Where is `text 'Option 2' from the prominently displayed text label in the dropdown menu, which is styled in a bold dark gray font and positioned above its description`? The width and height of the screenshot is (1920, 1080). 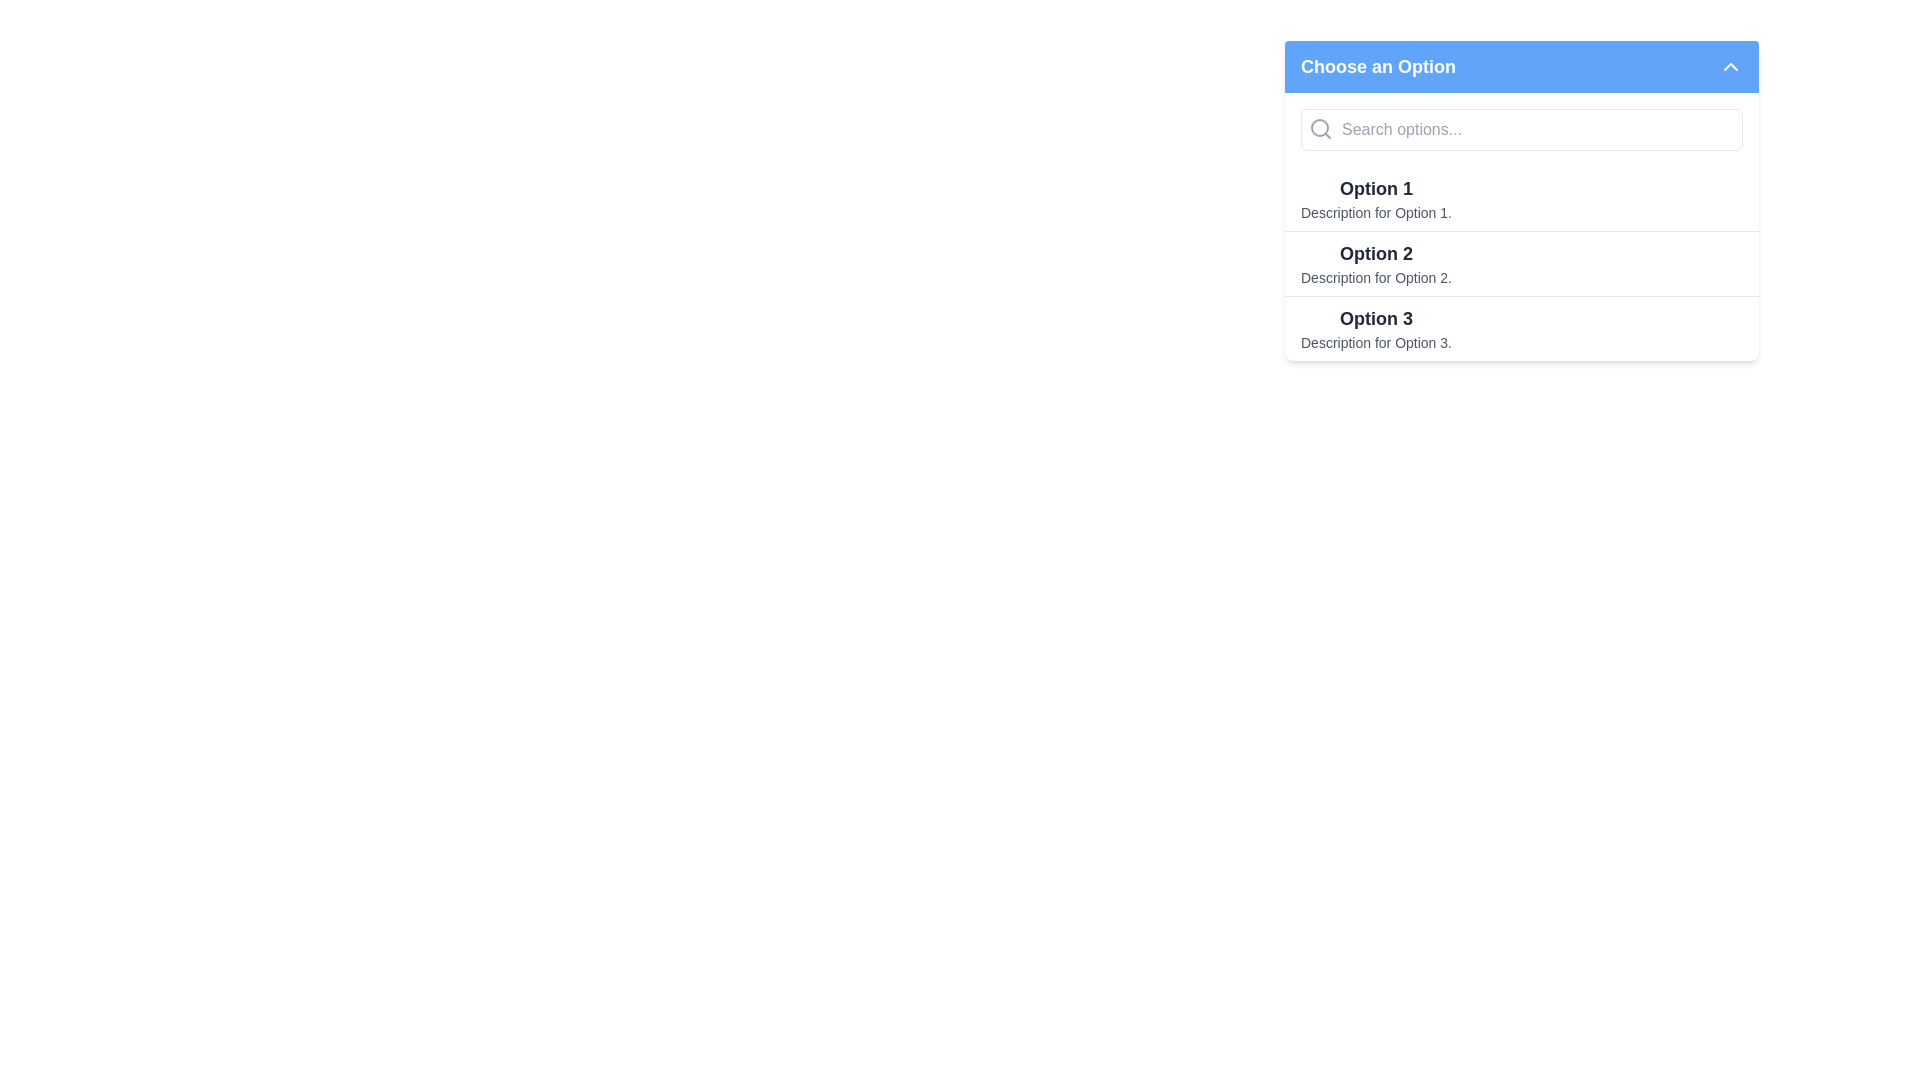 text 'Option 2' from the prominently displayed text label in the dropdown menu, which is styled in a bold dark gray font and positioned above its description is located at coordinates (1375, 253).